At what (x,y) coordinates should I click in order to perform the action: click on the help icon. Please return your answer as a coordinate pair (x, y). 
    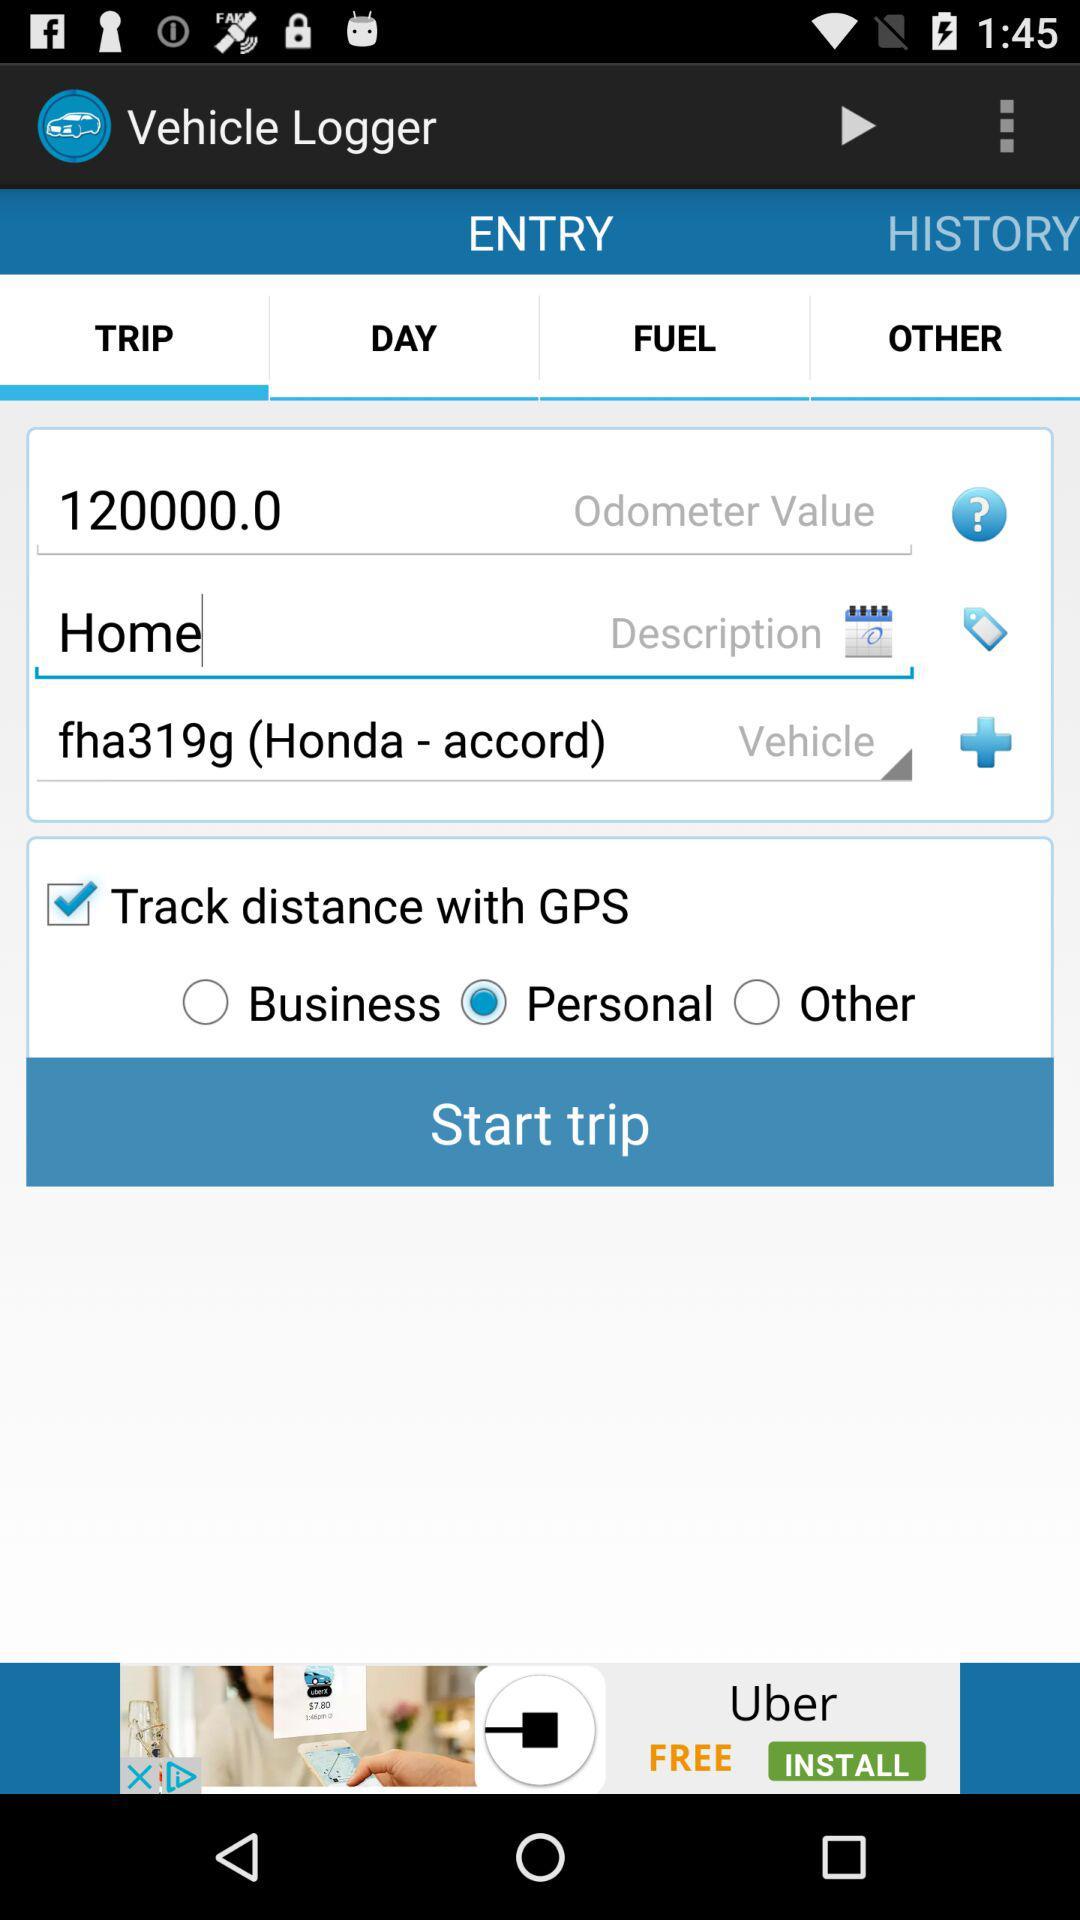
    Looking at the image, I should click on (978, 550).